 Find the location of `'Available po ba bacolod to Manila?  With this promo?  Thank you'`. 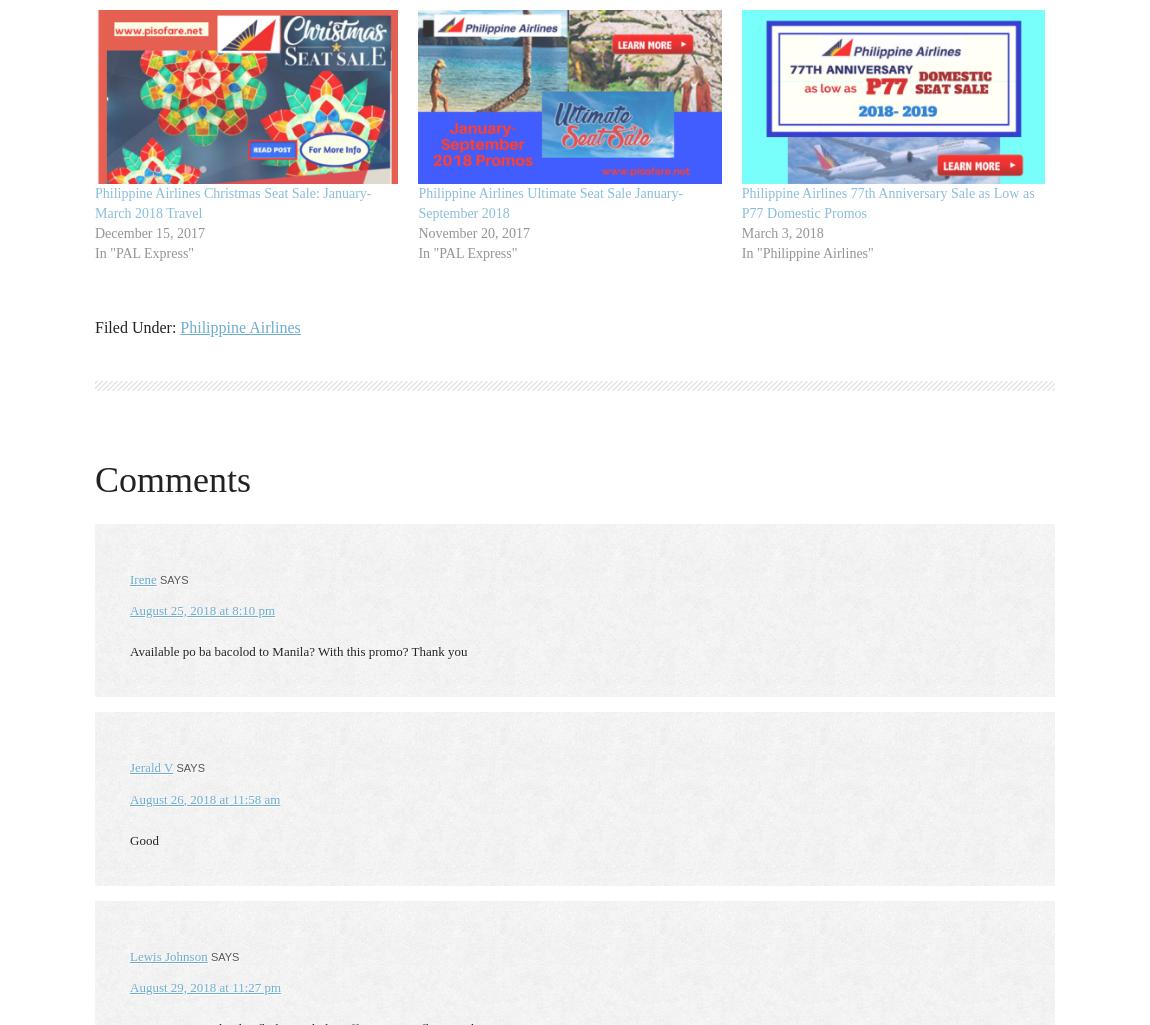

'Available po ba bacolod to Manila?  With this promo?  Thank you' is located at coordinates (298, 650).